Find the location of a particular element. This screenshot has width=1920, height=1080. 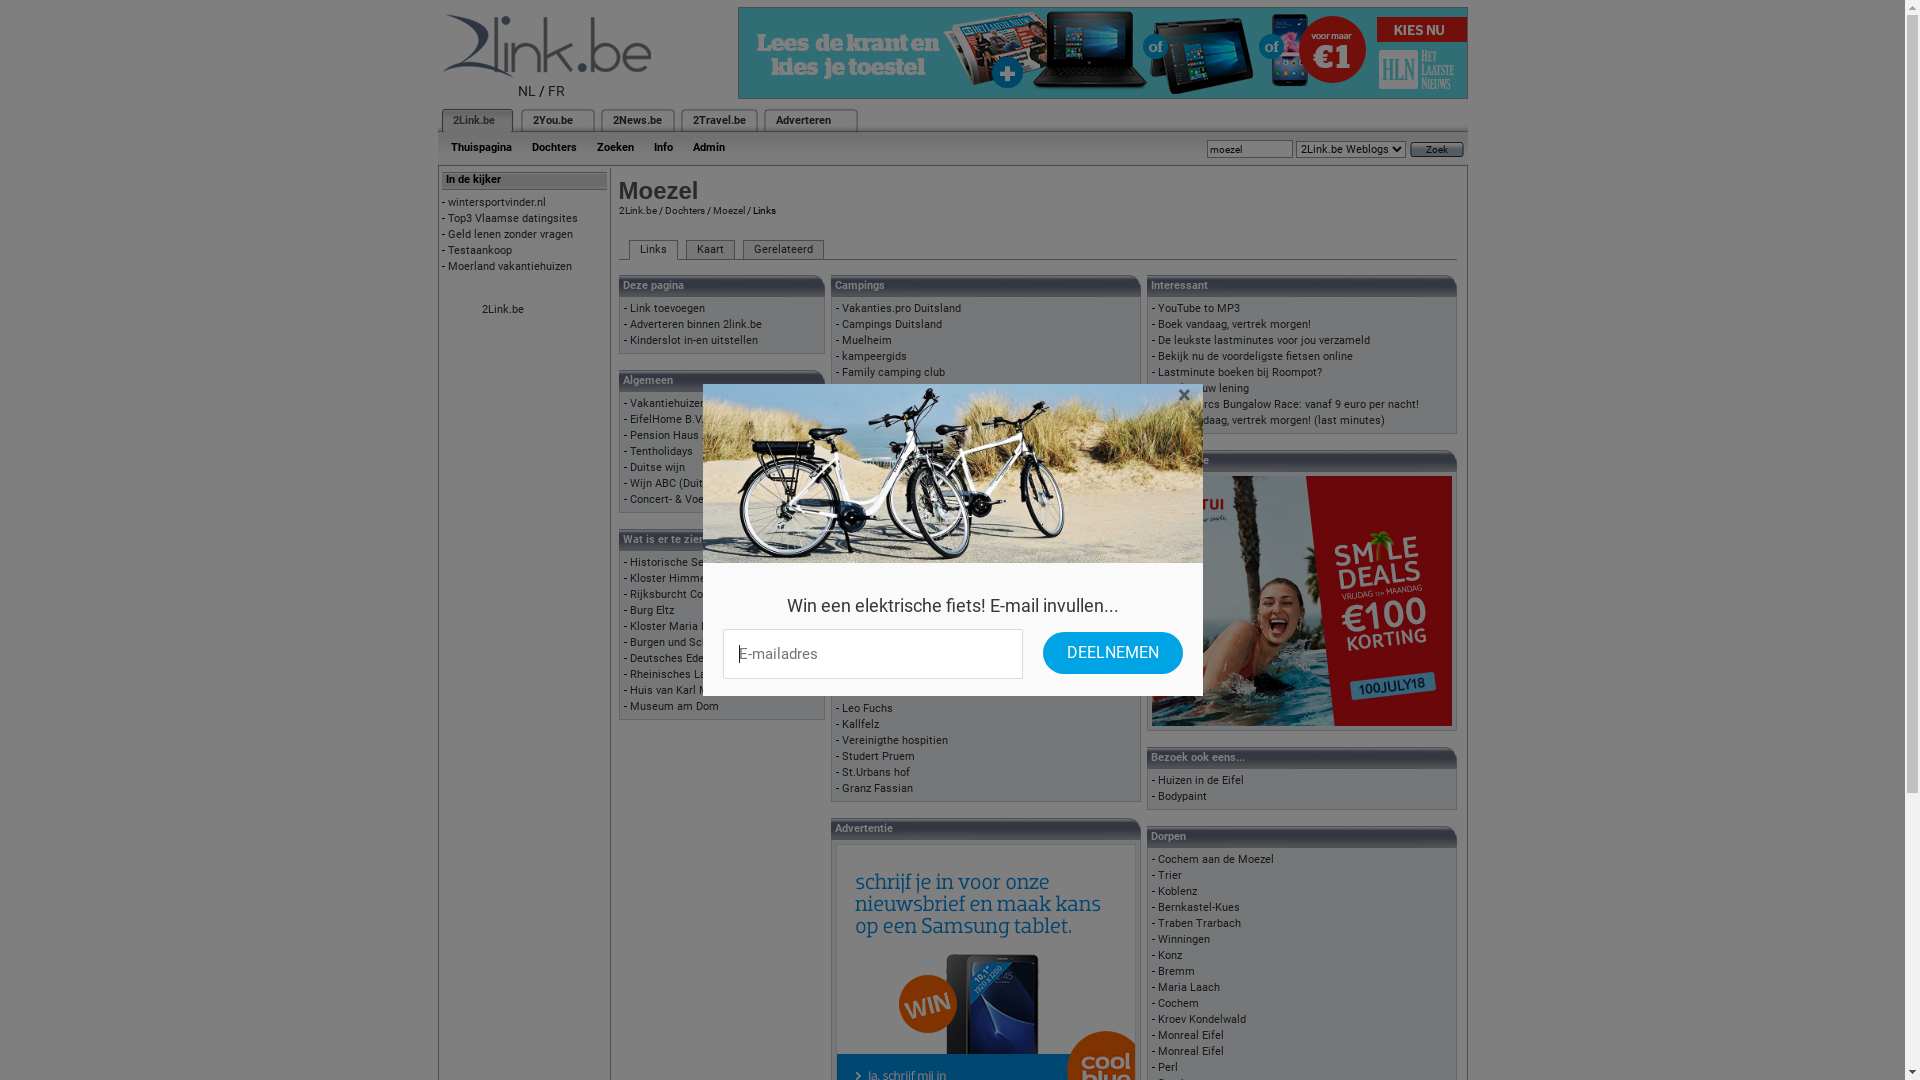

'Rheinisches Landesmuseum' is located at coordinates (701, 674).